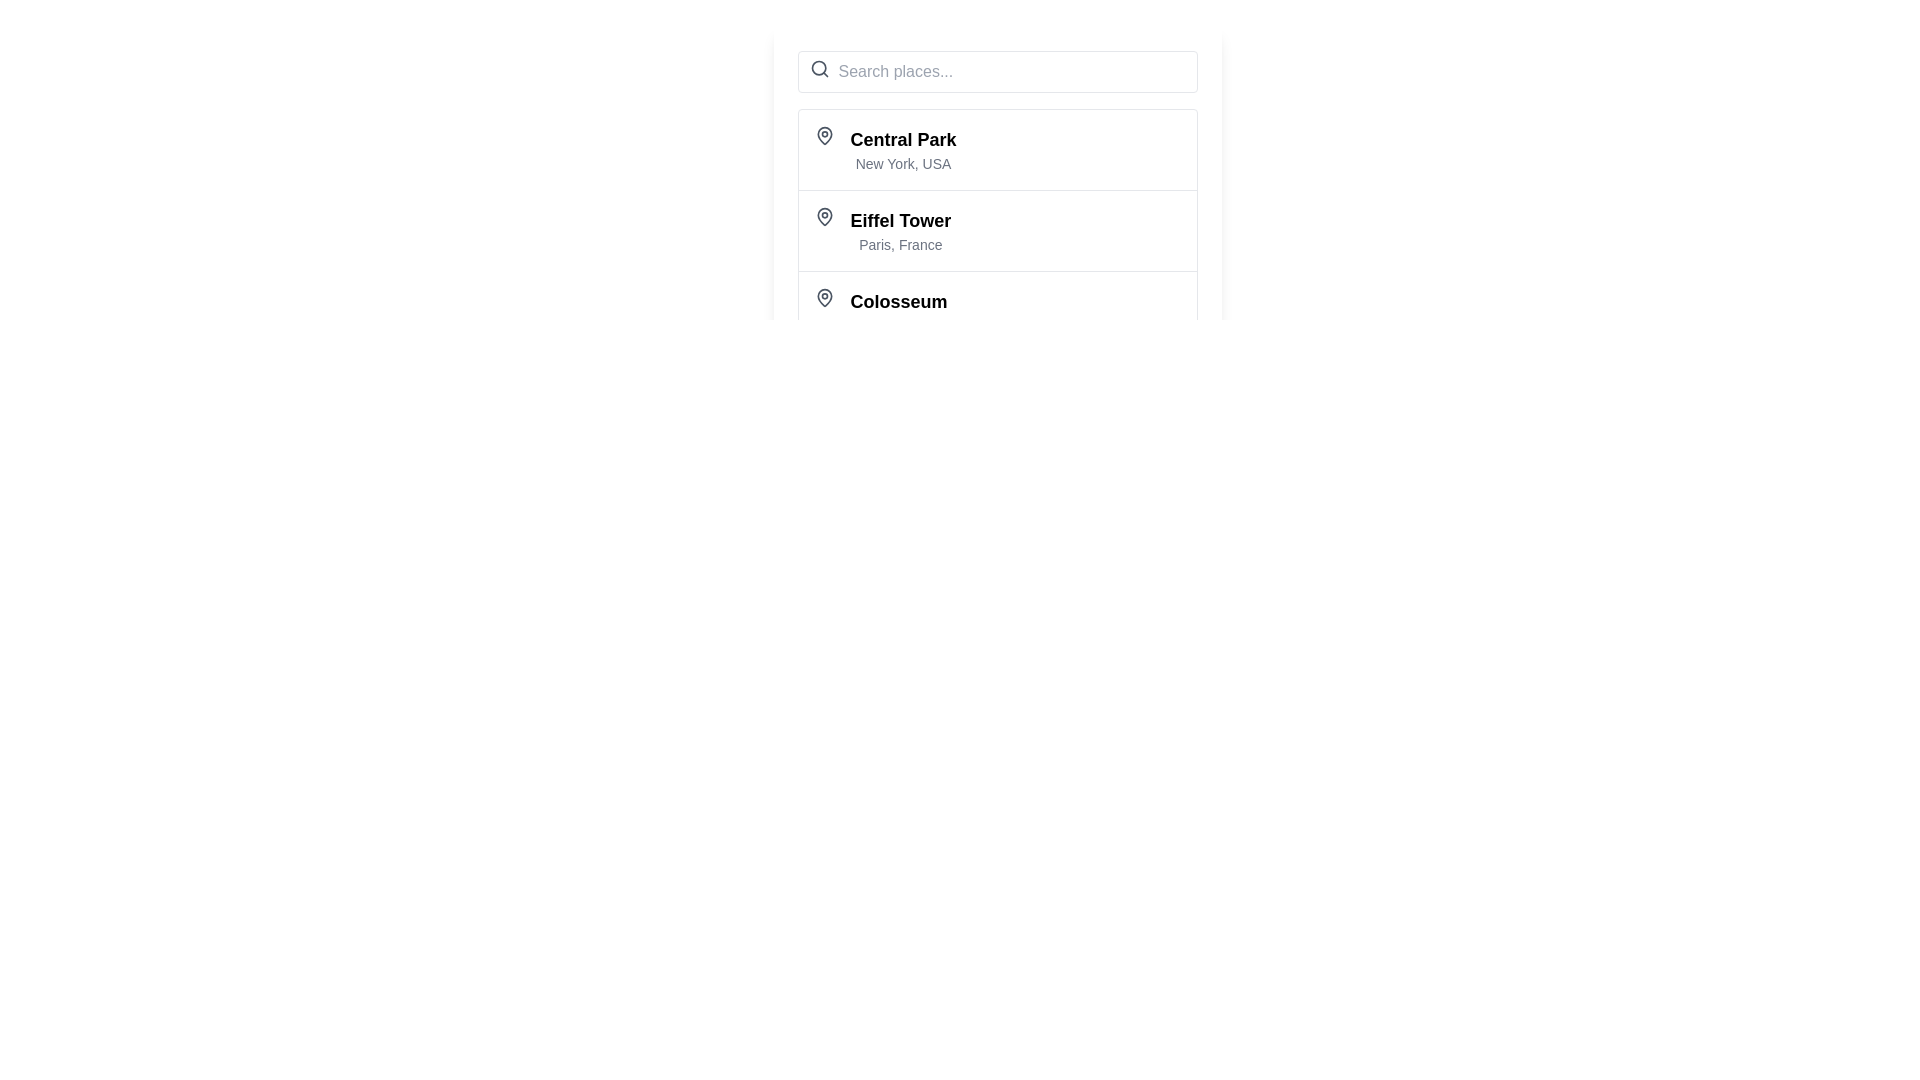 This screenshot has width=1920, height=1080. I want to click on the second list item labeled 'Eiffel Tower' with the description 'Paris, France', so click(997, 227).